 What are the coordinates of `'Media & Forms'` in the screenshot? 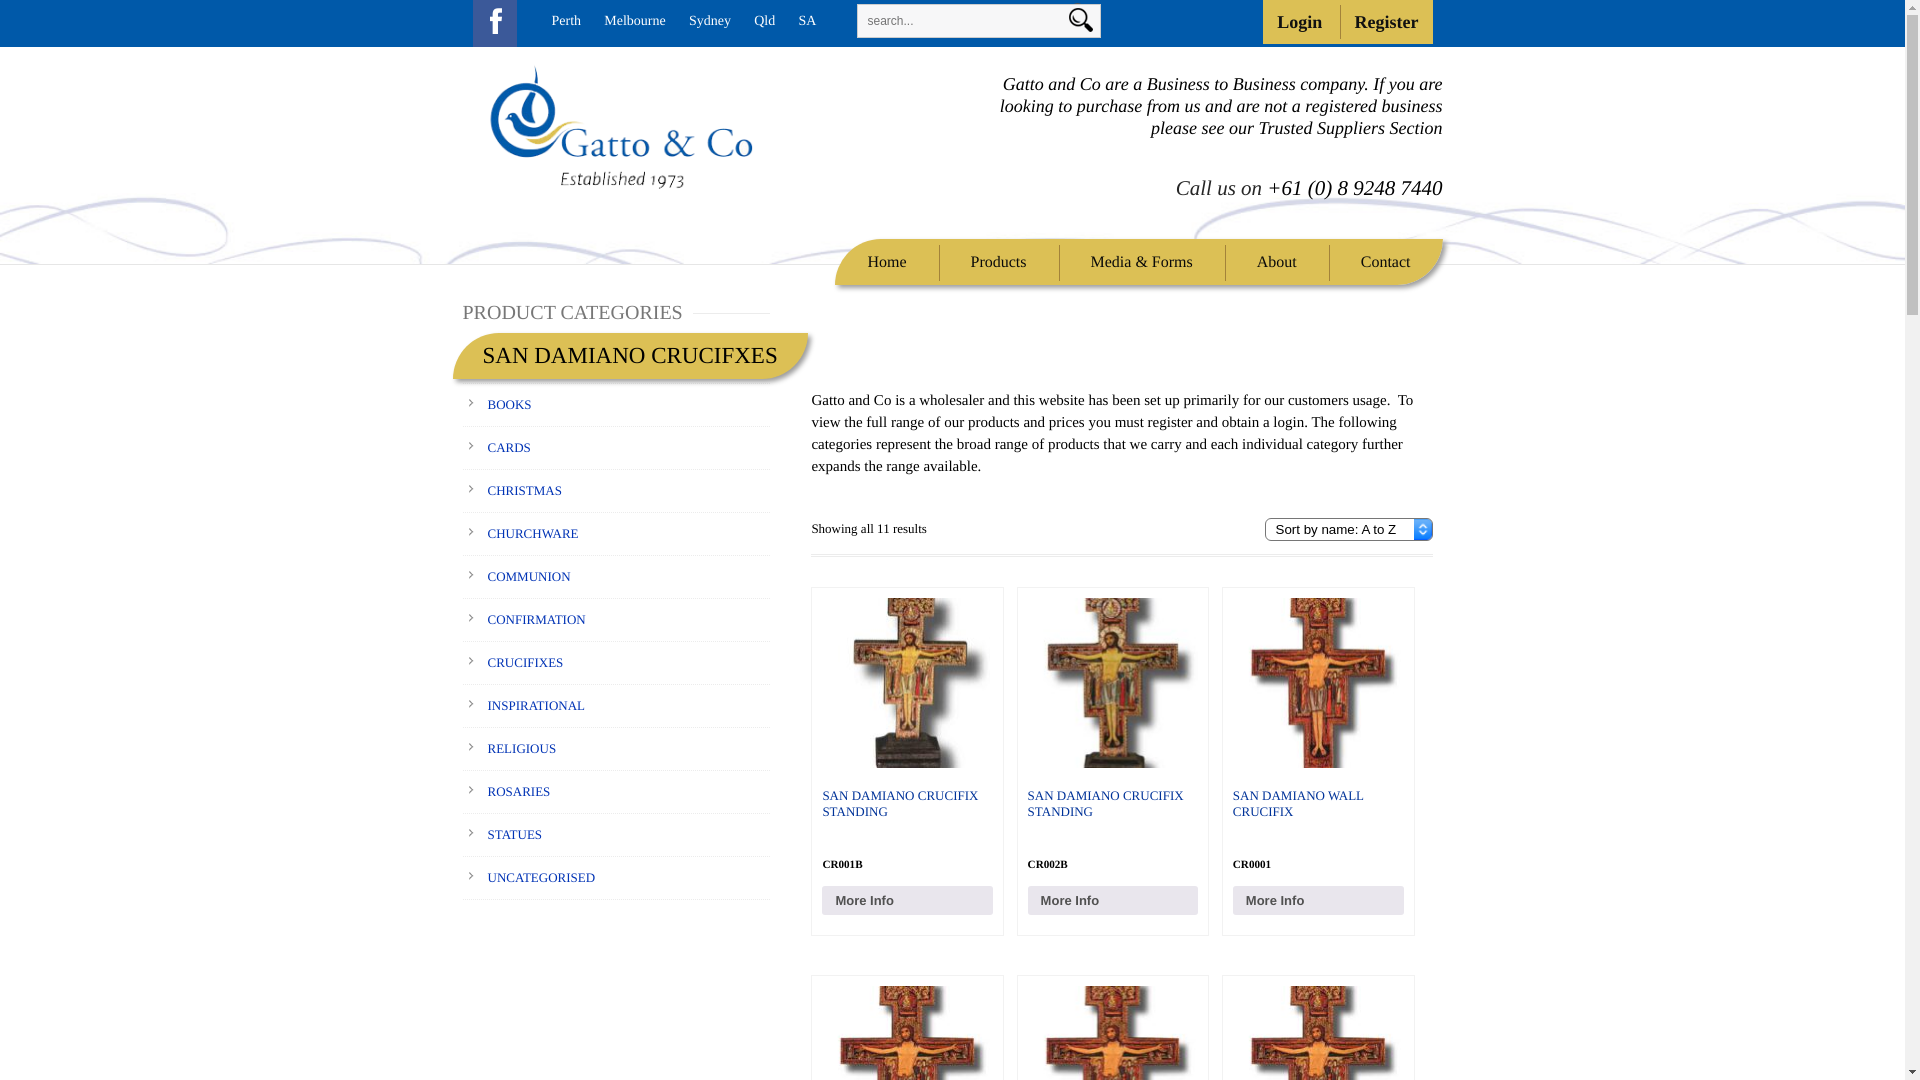 It's located at (1142, 261).